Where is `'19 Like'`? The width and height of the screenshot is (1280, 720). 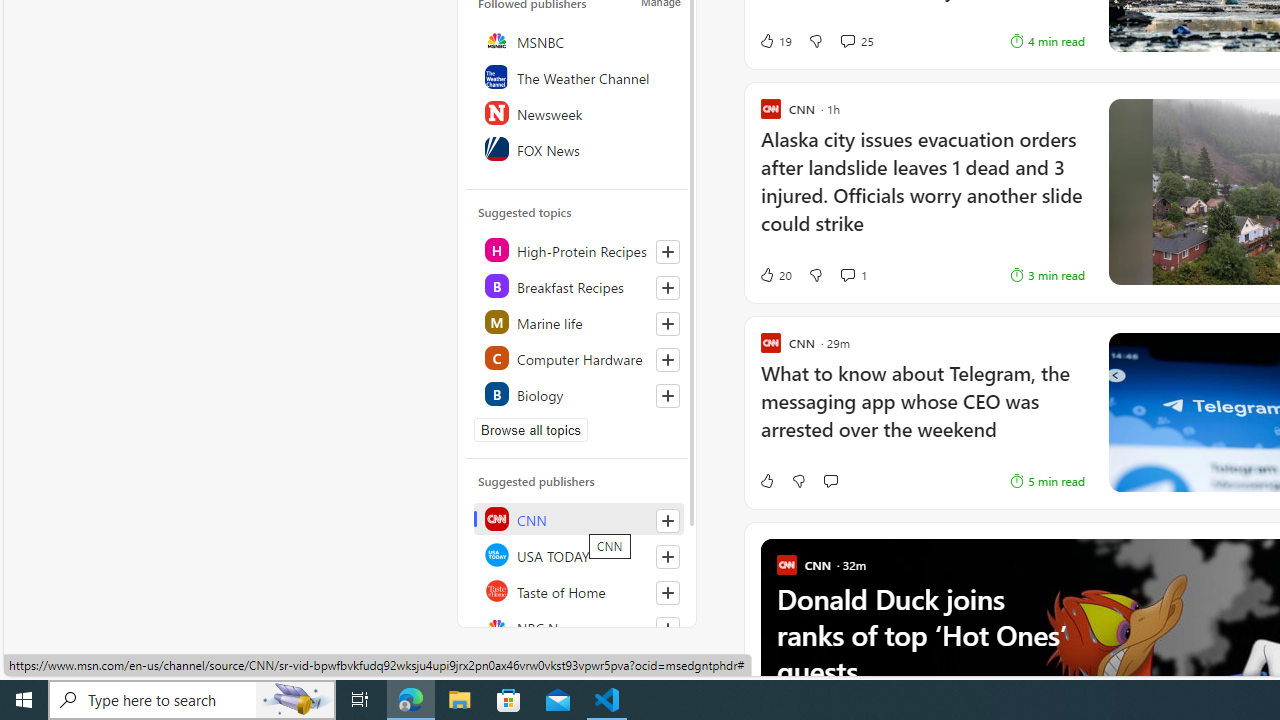
'19 Like' is located at coordinates (774, 41).